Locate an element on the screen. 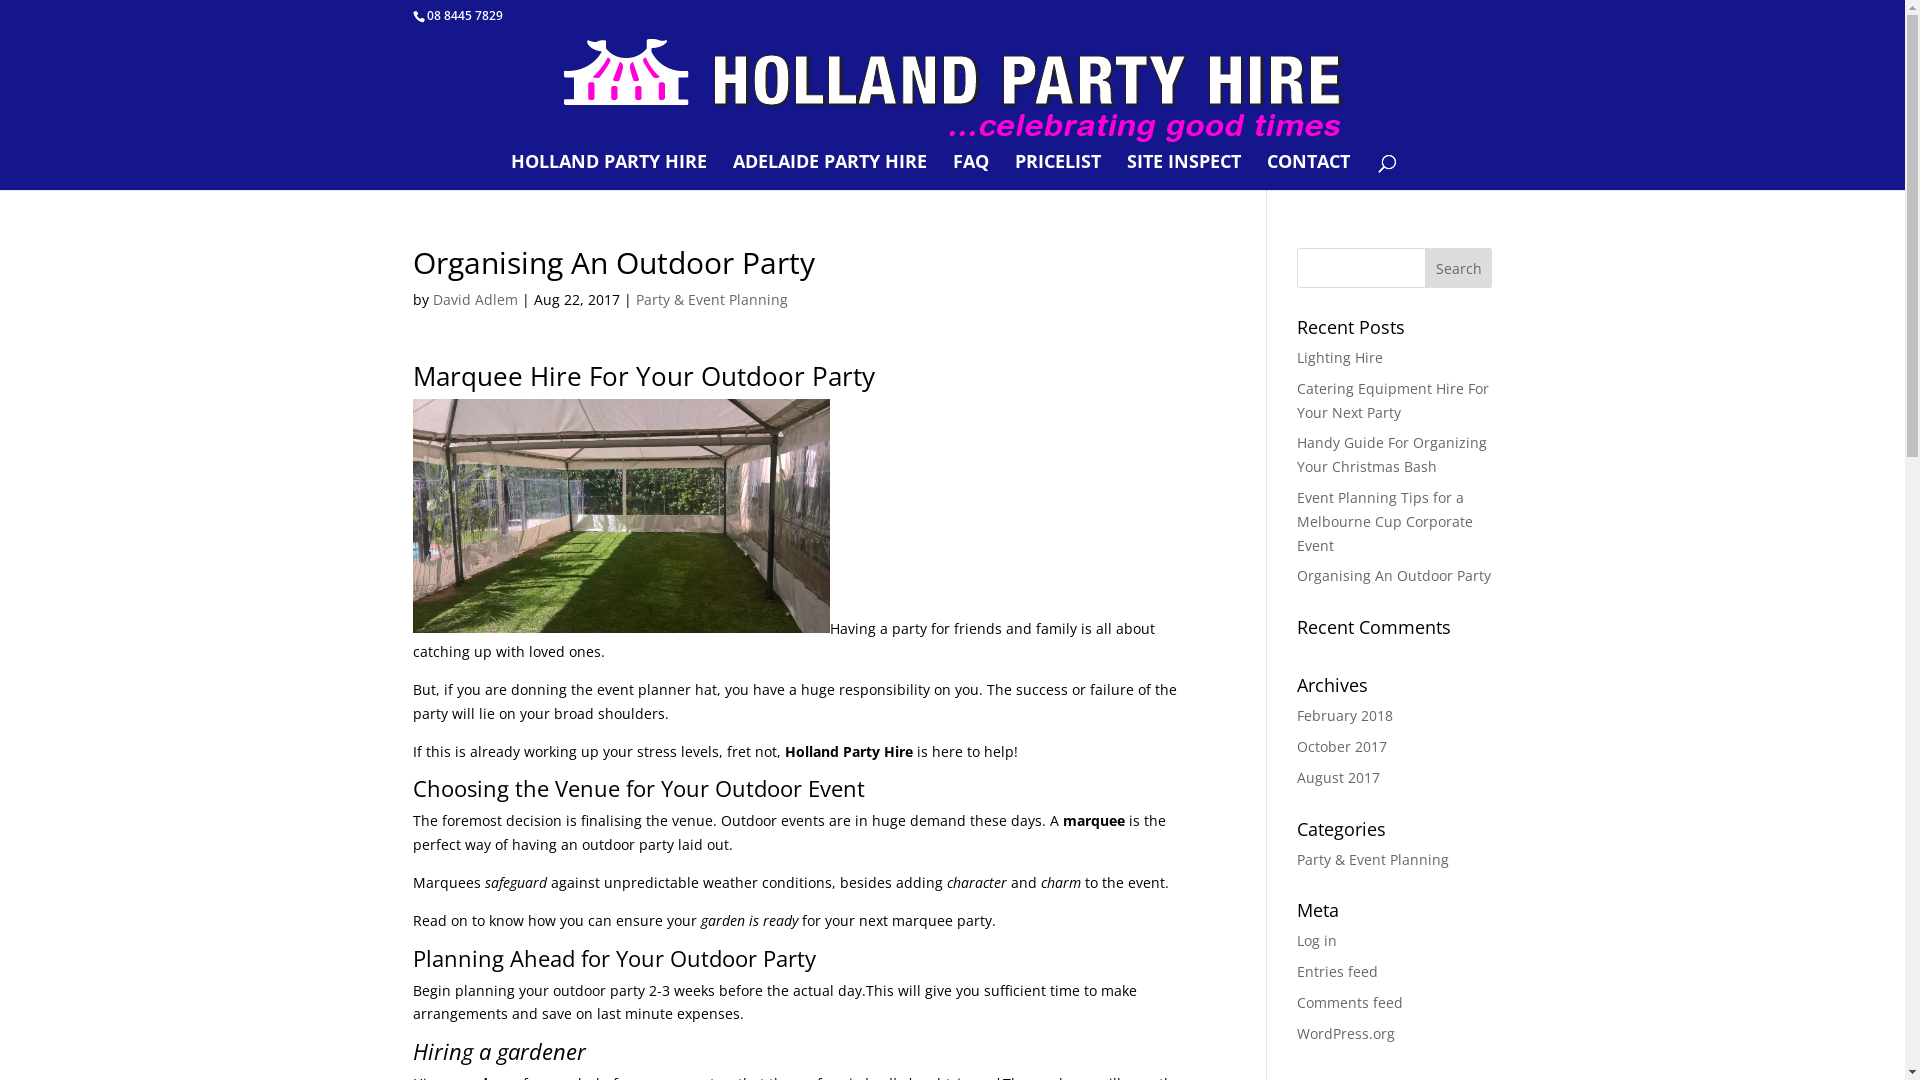  'Event Planning Tips for a Melbourne Cup Corporate Event' is located at coordinates (1384, 520).